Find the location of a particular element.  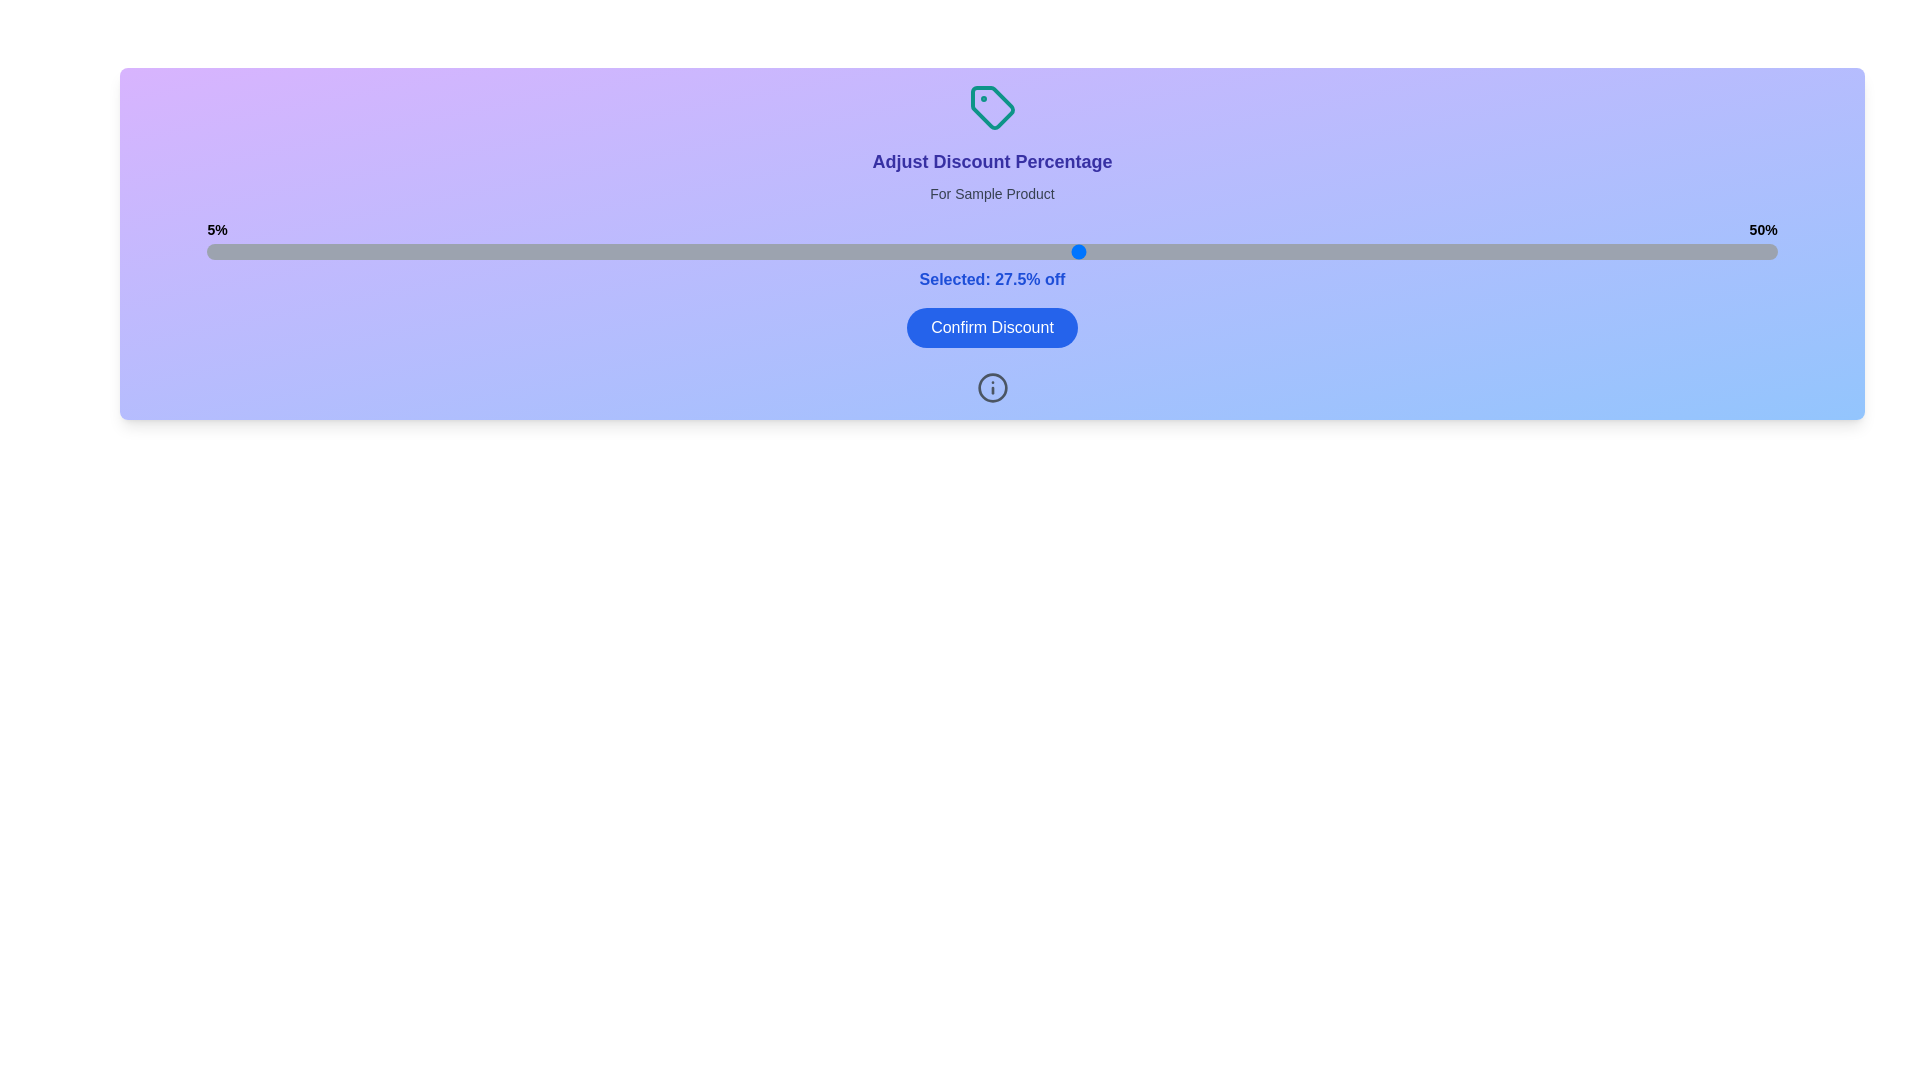

the circular 'info' icon with a gray outline located at the bottom center of the card to retrieve more information is located at coordinates (992, 388).